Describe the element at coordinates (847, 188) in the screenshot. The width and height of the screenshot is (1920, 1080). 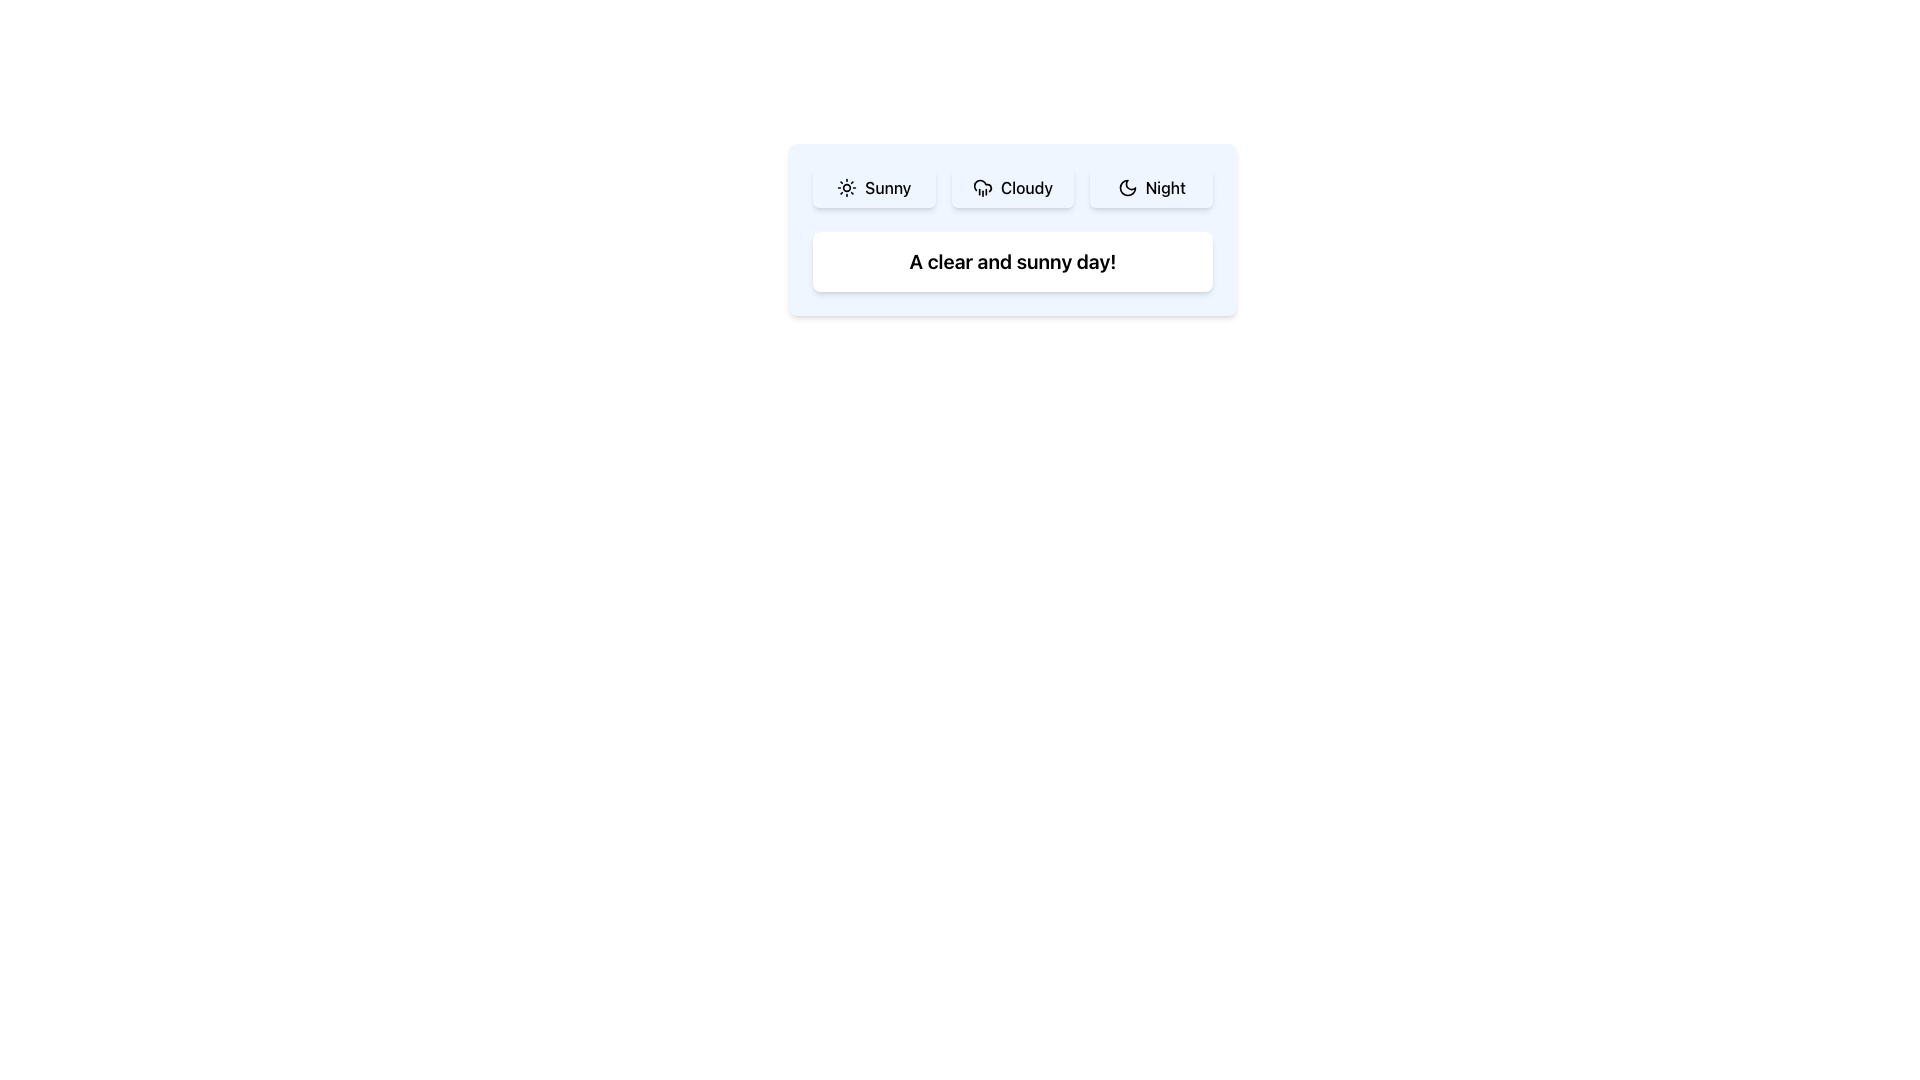
I see `the 'Sunny' icon, which is located inside the first button of a horizontal list representing weather conditions in a weather-related application` at that location.